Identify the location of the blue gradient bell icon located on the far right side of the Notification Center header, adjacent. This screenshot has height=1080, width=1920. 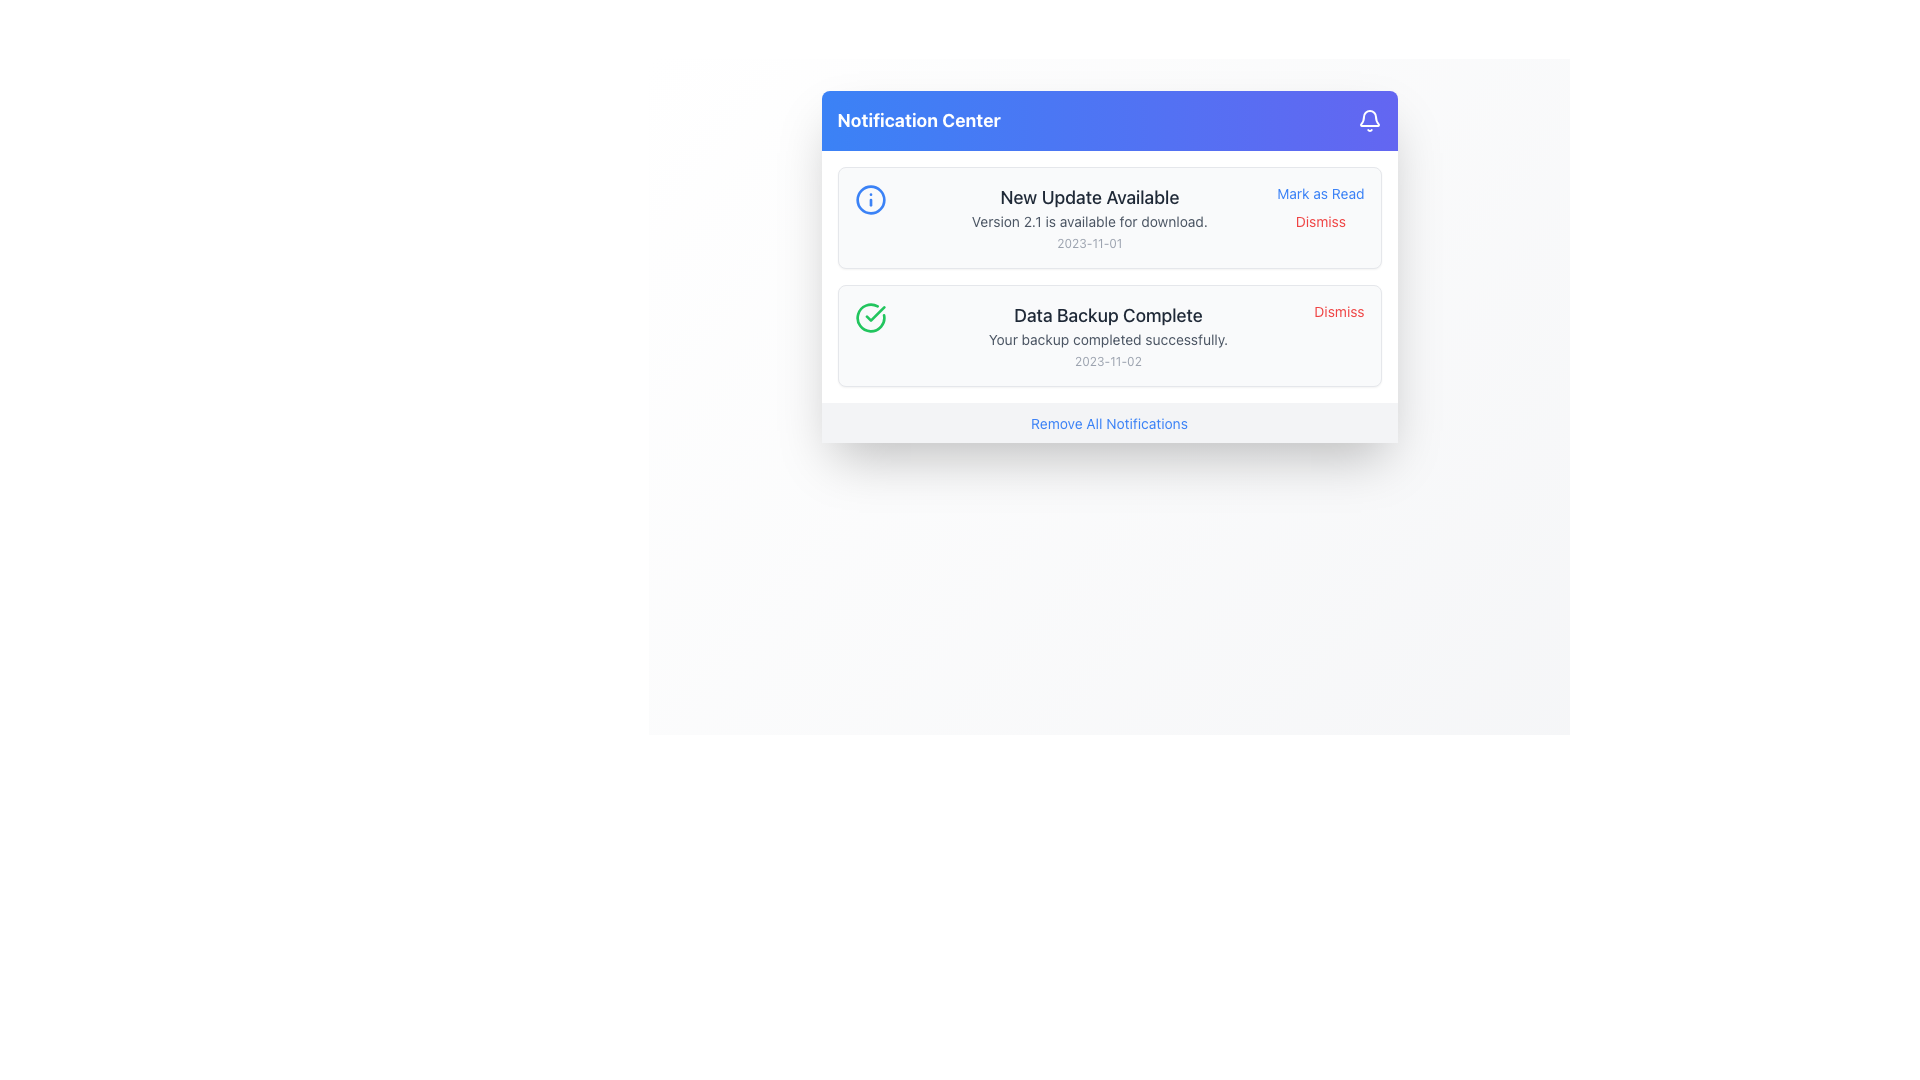
(1368, 120).